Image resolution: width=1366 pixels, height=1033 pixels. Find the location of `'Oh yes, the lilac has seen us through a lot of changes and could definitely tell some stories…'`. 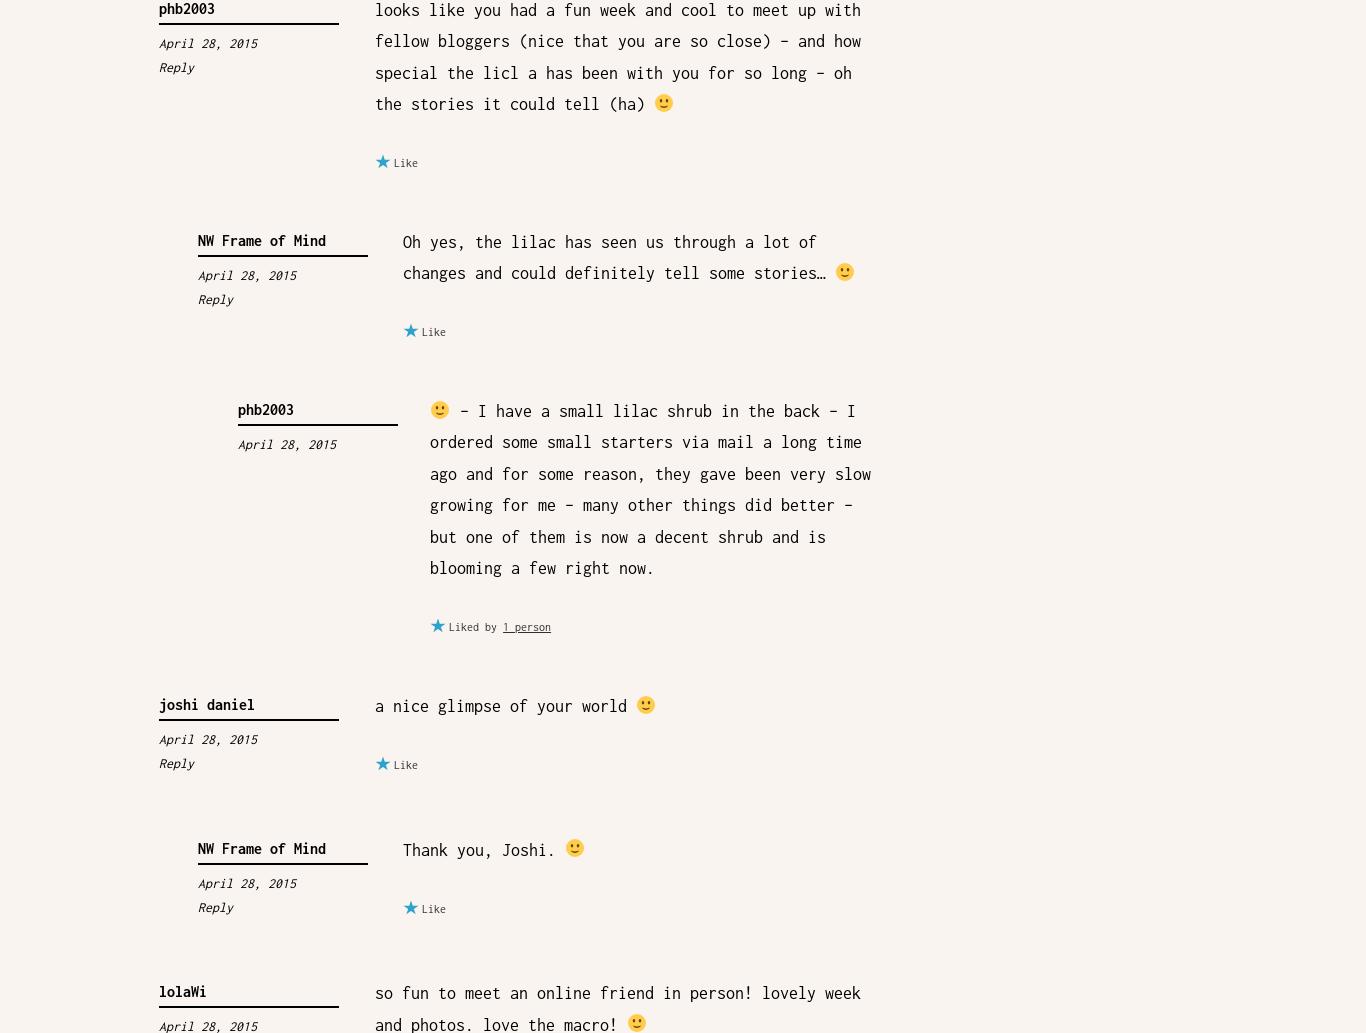

'Oh yes, the lilac has seen us through a lot of changes and could definitely tell some stories…' is located at coordinates (616, 256).